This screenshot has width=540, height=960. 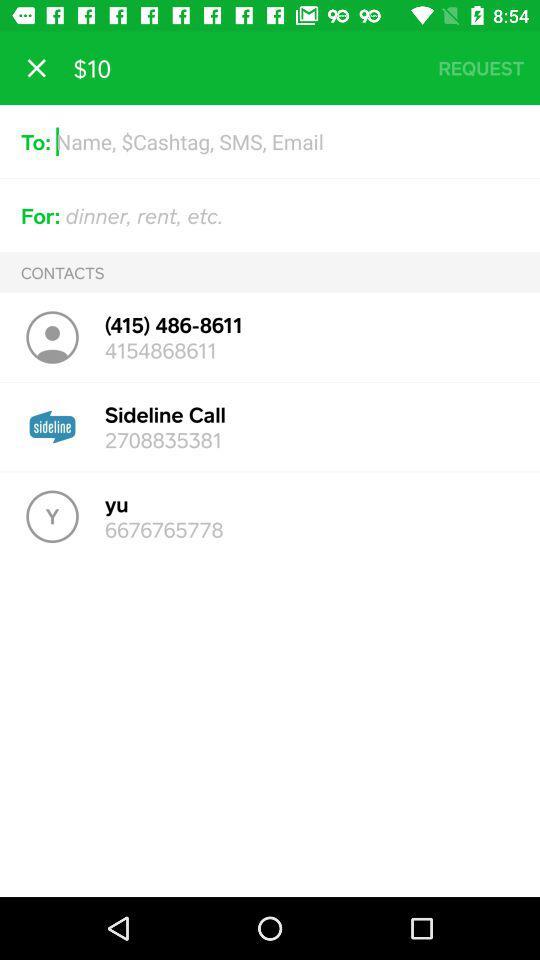 I want to click on the close icon, so click(x=36, y=68).